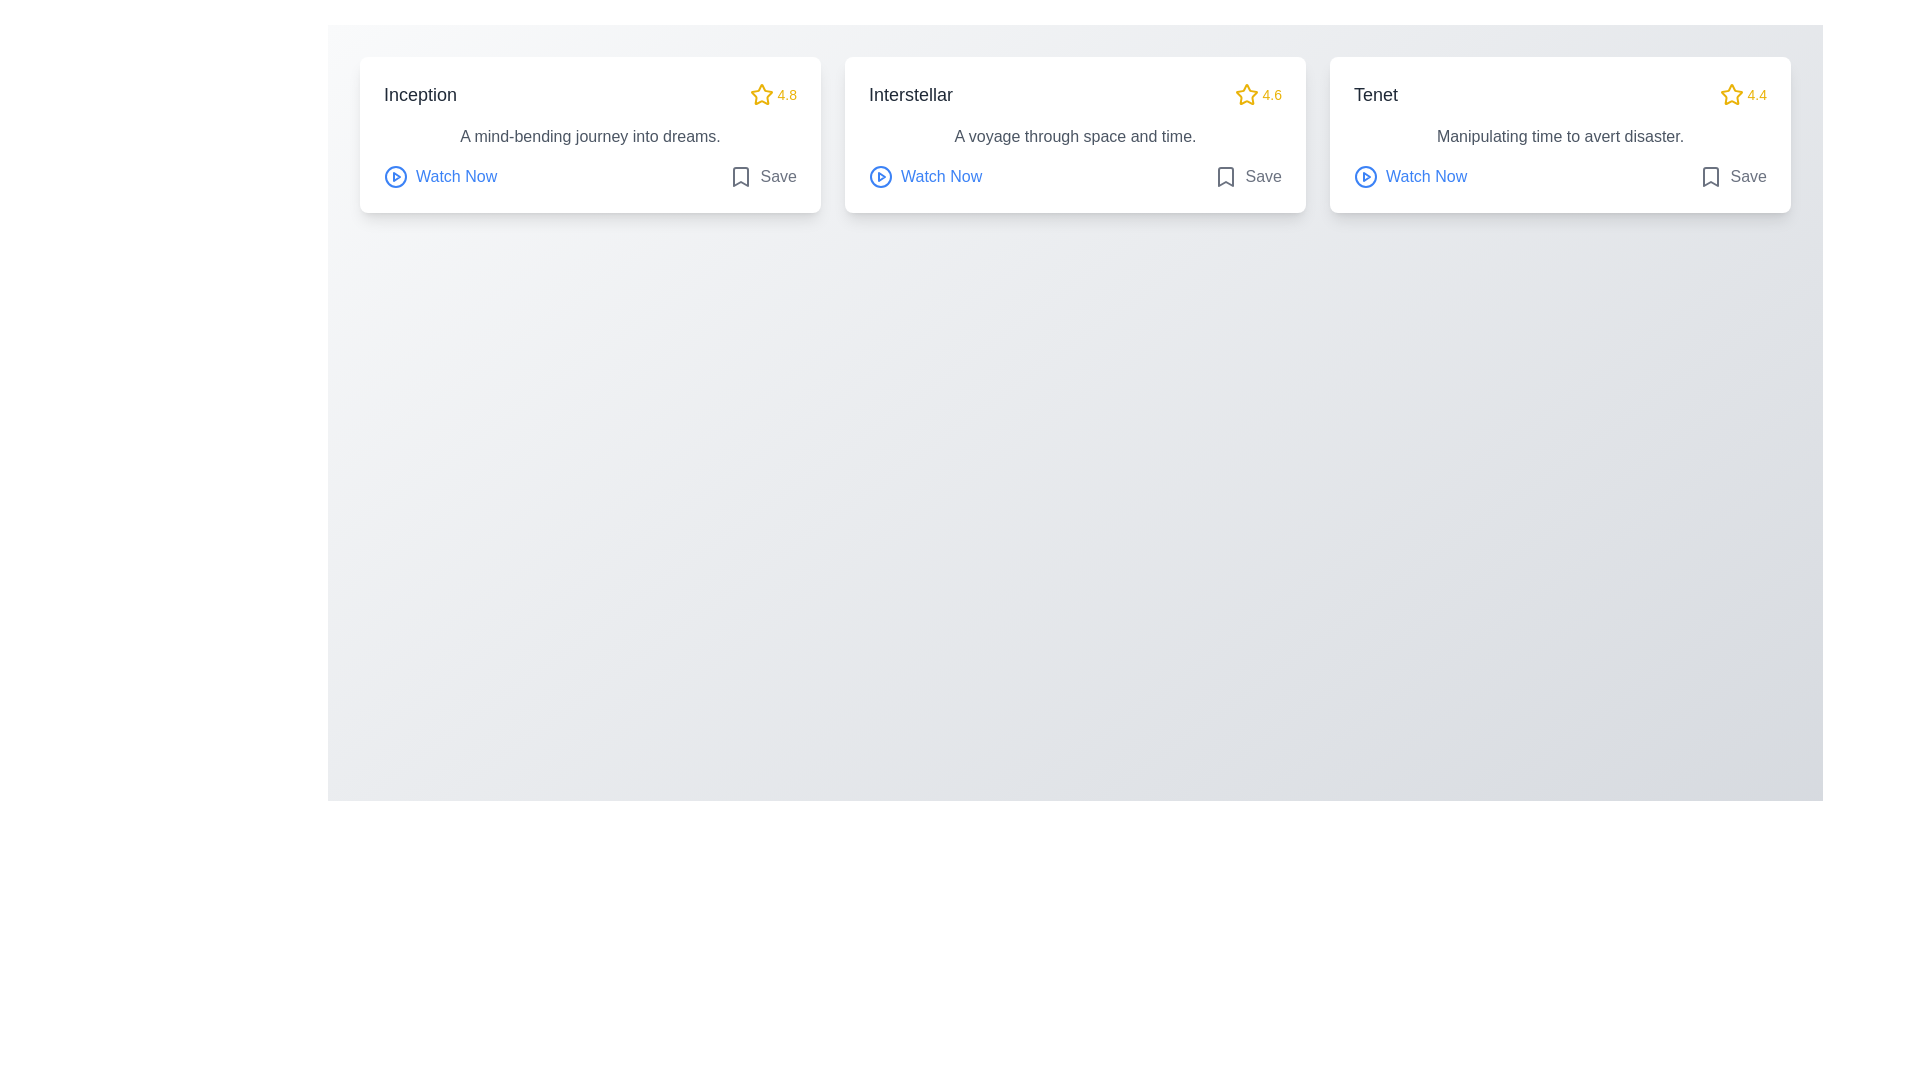  What do you see at coordinates (739, 176) in the screenshot?
I see `the bookmark-style icon within the 'Save' button on the card titled 'Inception', located at the bottom-right corner of the card` at bounding box center [739, 176].